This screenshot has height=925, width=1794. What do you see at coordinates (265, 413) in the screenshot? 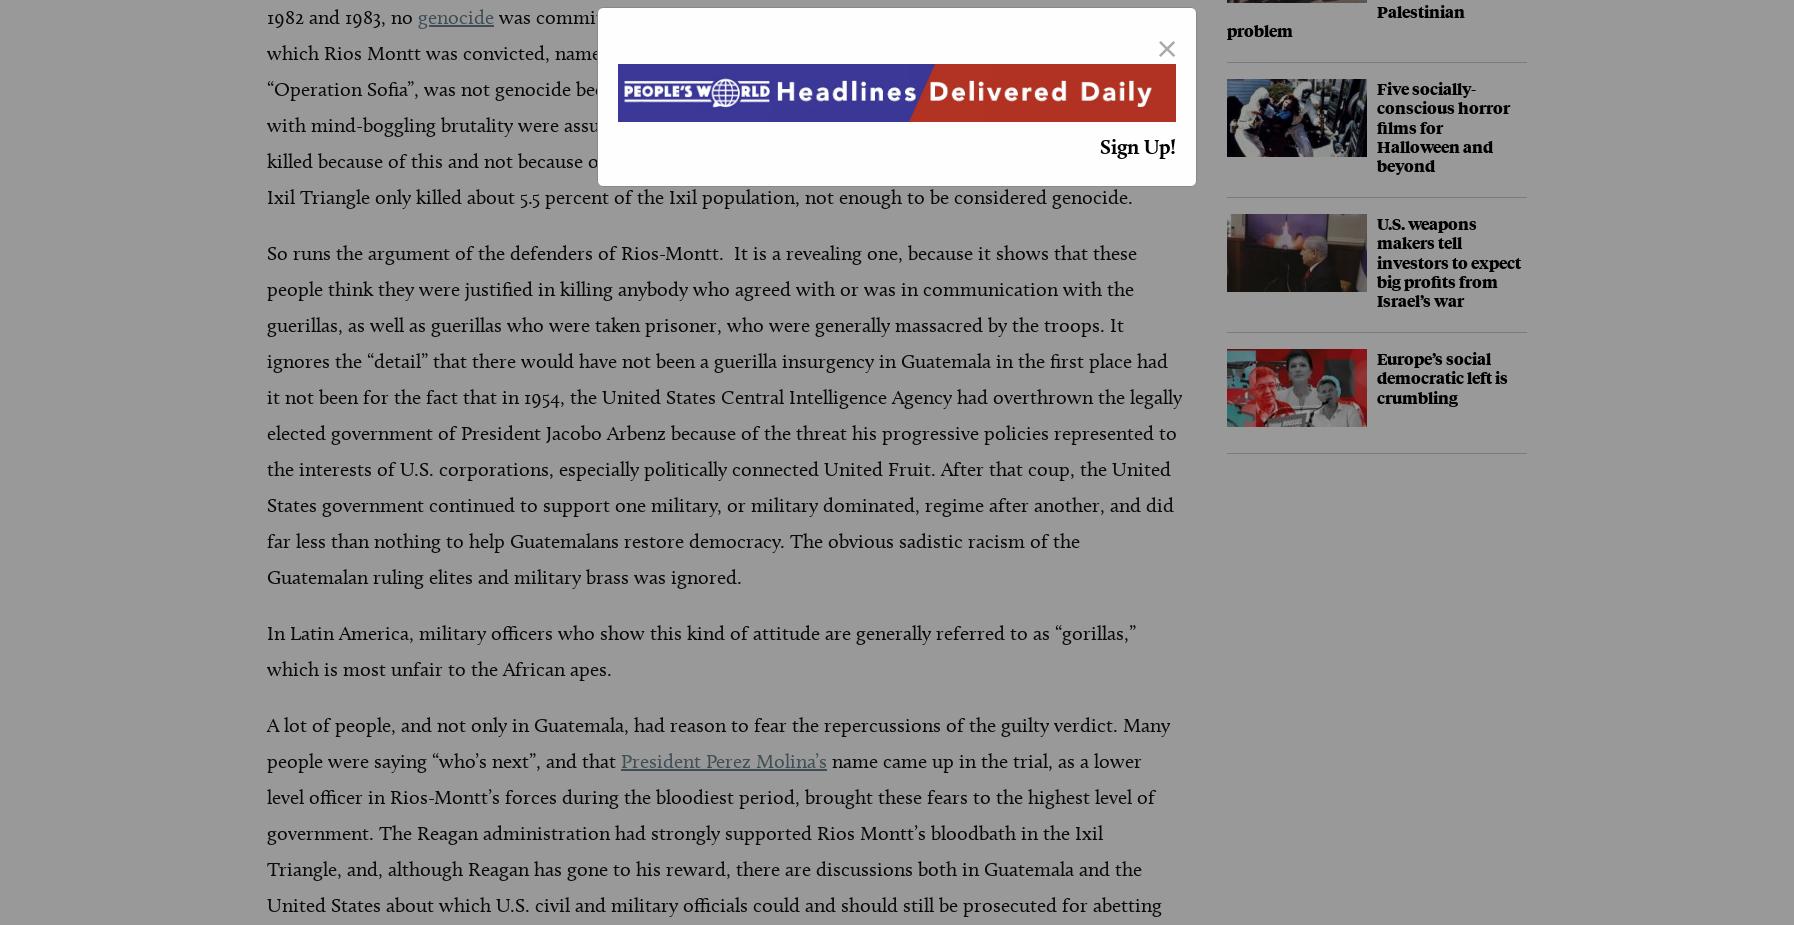
I see `'So runs the argument of the defenders of Rios-Montt.  It is a revealing one, because it shows that these people think they were justified in killing anybody who agreed with or was in communication with the guerillas, as well as guerillas who were taken prisoner, who were generally massacred by the troops. It ignores the “detail” that there would have not been a guerilla insurgency in Guatemala in the first place had it not been for the fact that in 1954, the United States Central Intelligence Agency had overthrown the legally elected government of President Jacobo Arbenz because of the threat his progressive policies represented to the interests of U.S. corporations, especially politically connected United Fruit. After that coup, the United States government continued to support one military, or military dominated, regime after another, and did far less than nothing to help Guatemalans restore democracy. The obvious sadistic racism of the Guatemalan ruling elites and military brass was ignored.'` at bounding box center [265, 413].